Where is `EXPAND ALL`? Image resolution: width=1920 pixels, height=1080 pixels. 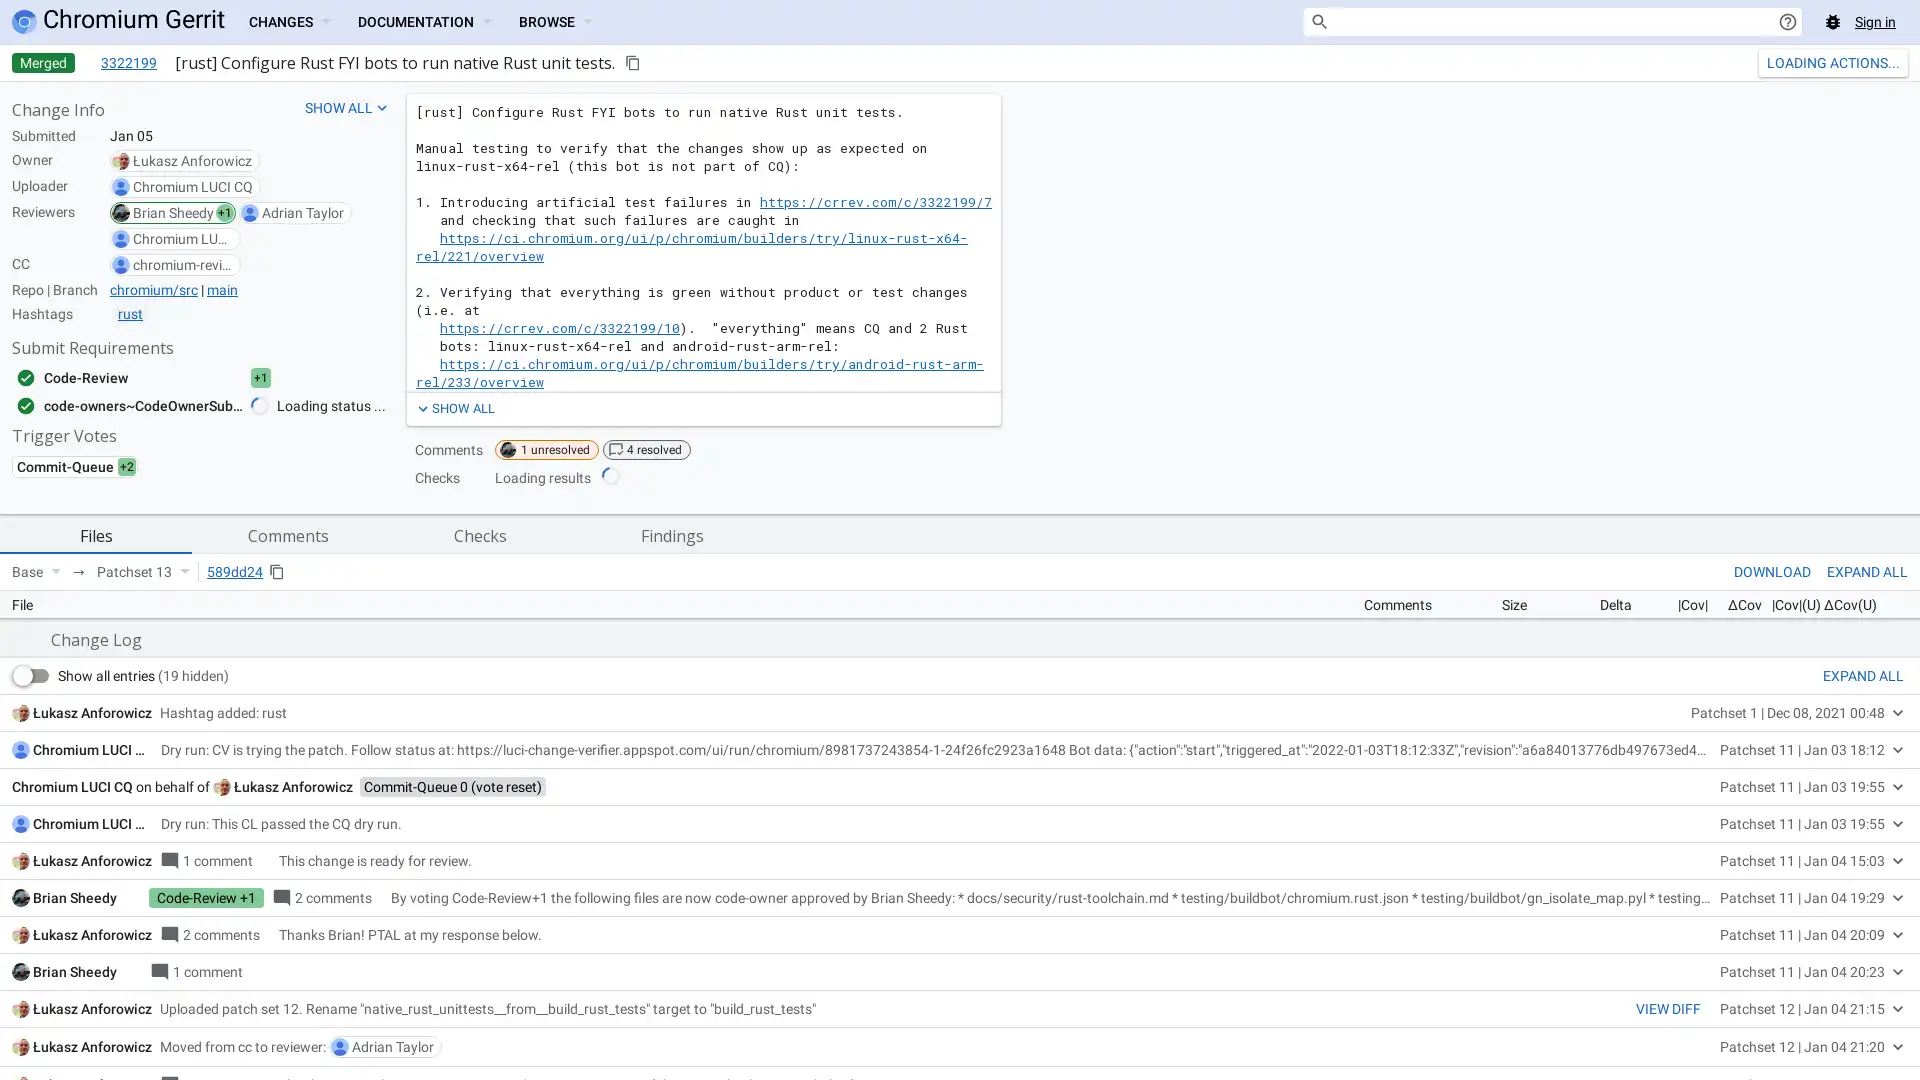 EXPAND ALL is located at coordinates (1862, 951).